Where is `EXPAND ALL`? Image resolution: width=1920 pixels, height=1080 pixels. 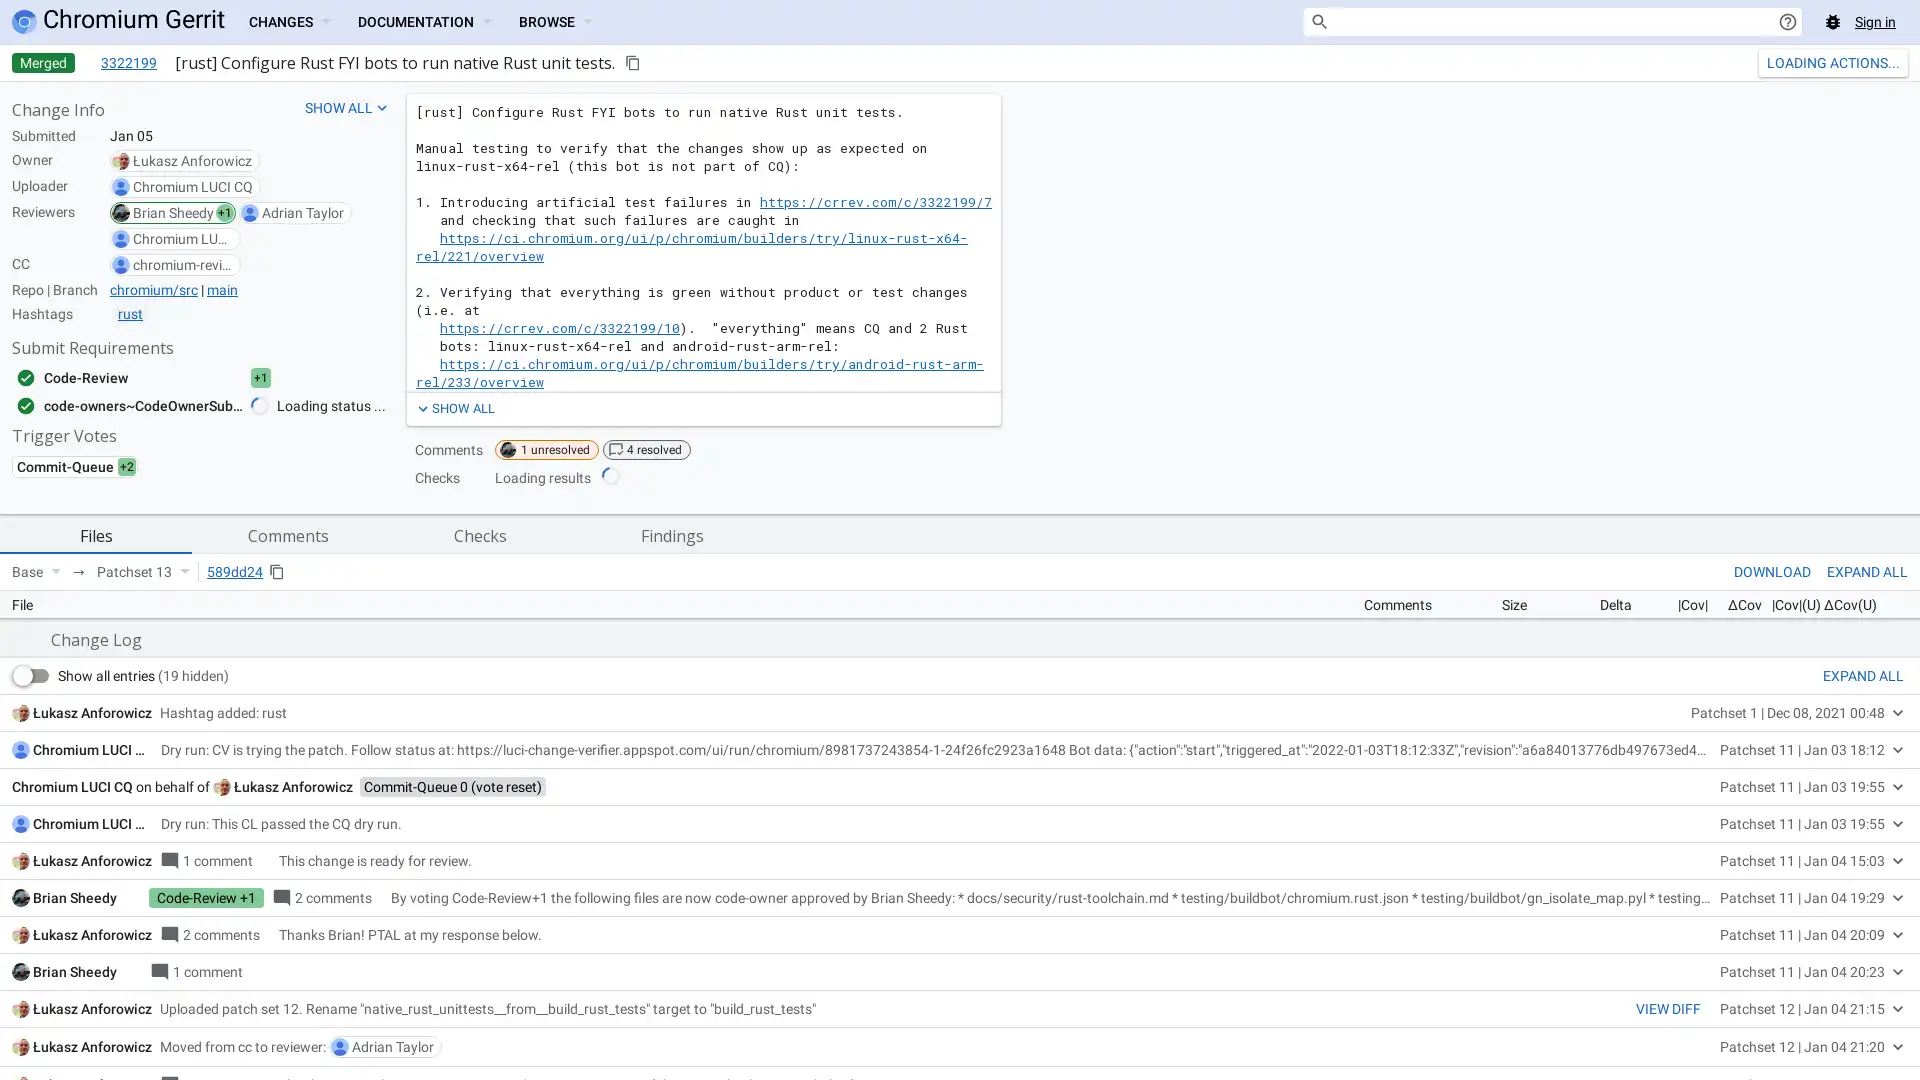 EXPAND ALL is located at coordinates (1862, 951).